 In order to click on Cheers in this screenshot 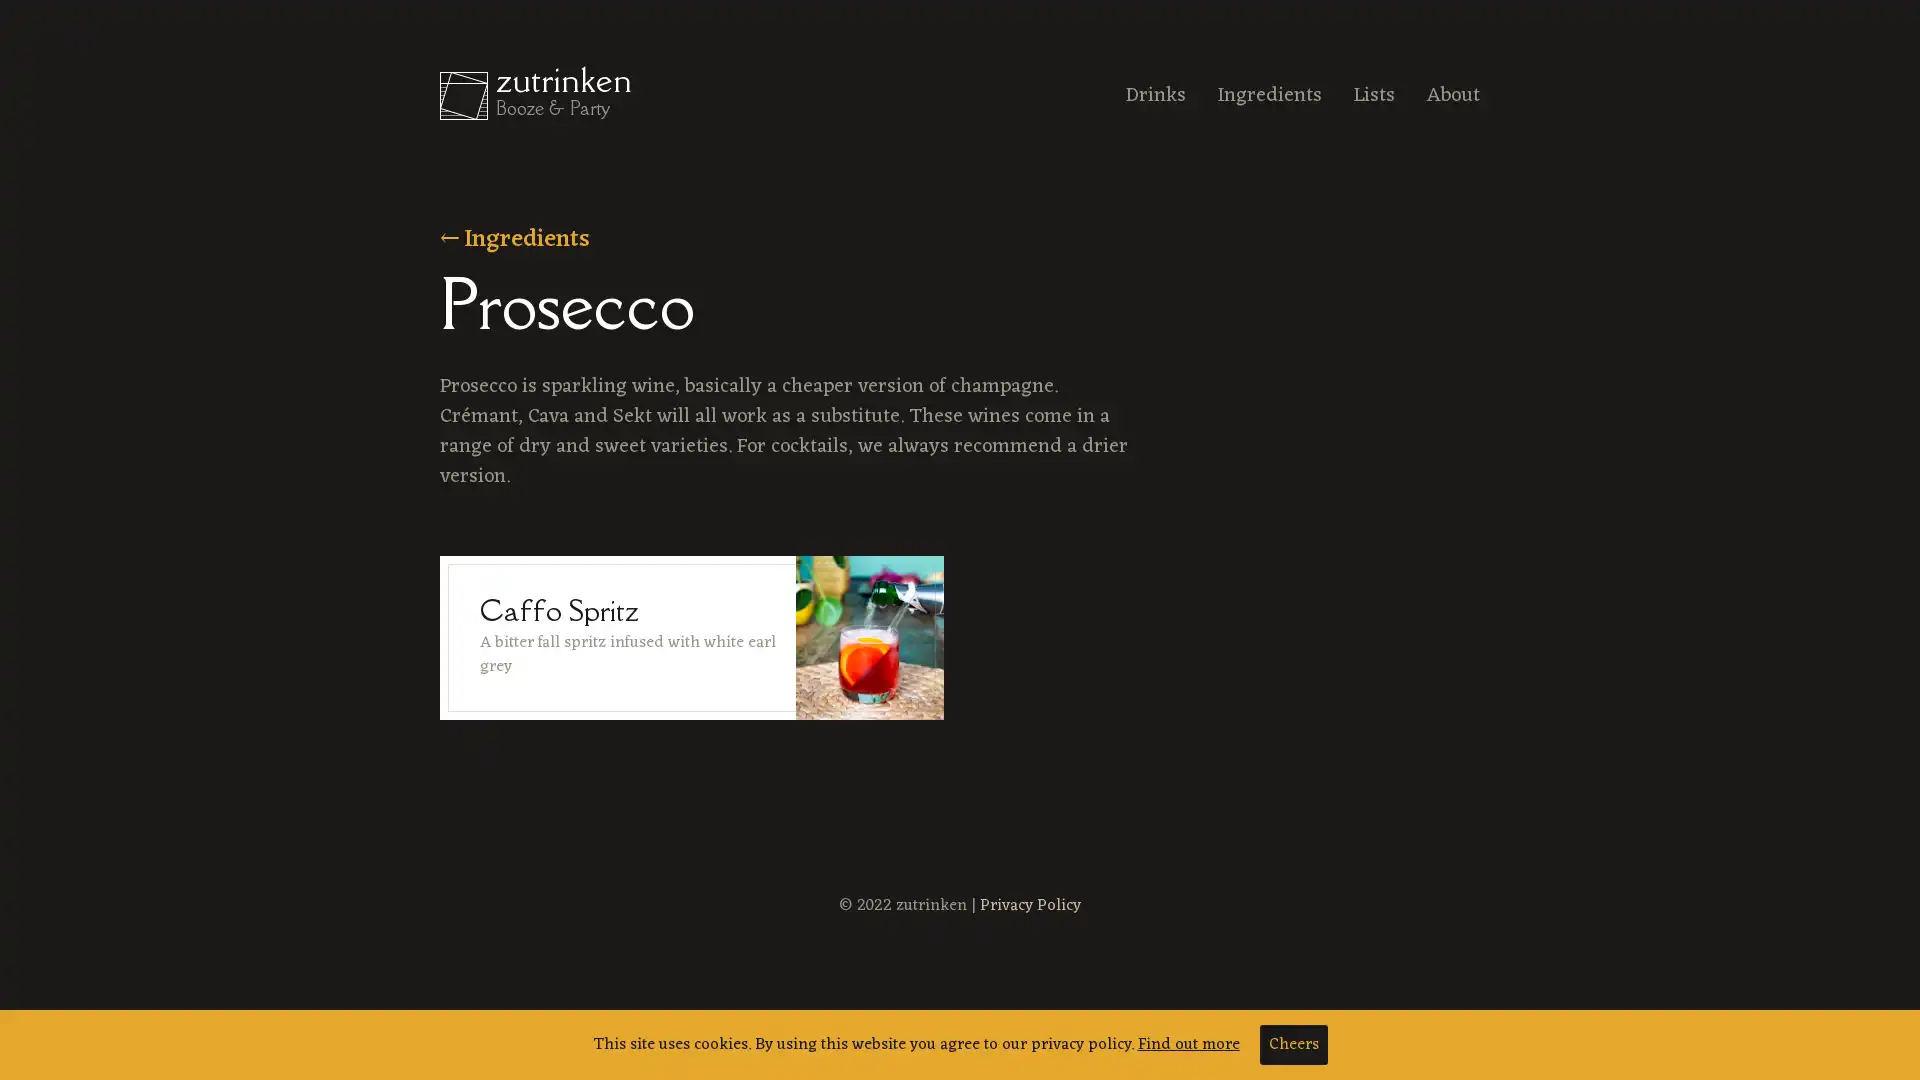, I will do `click(1292, 1044)`.